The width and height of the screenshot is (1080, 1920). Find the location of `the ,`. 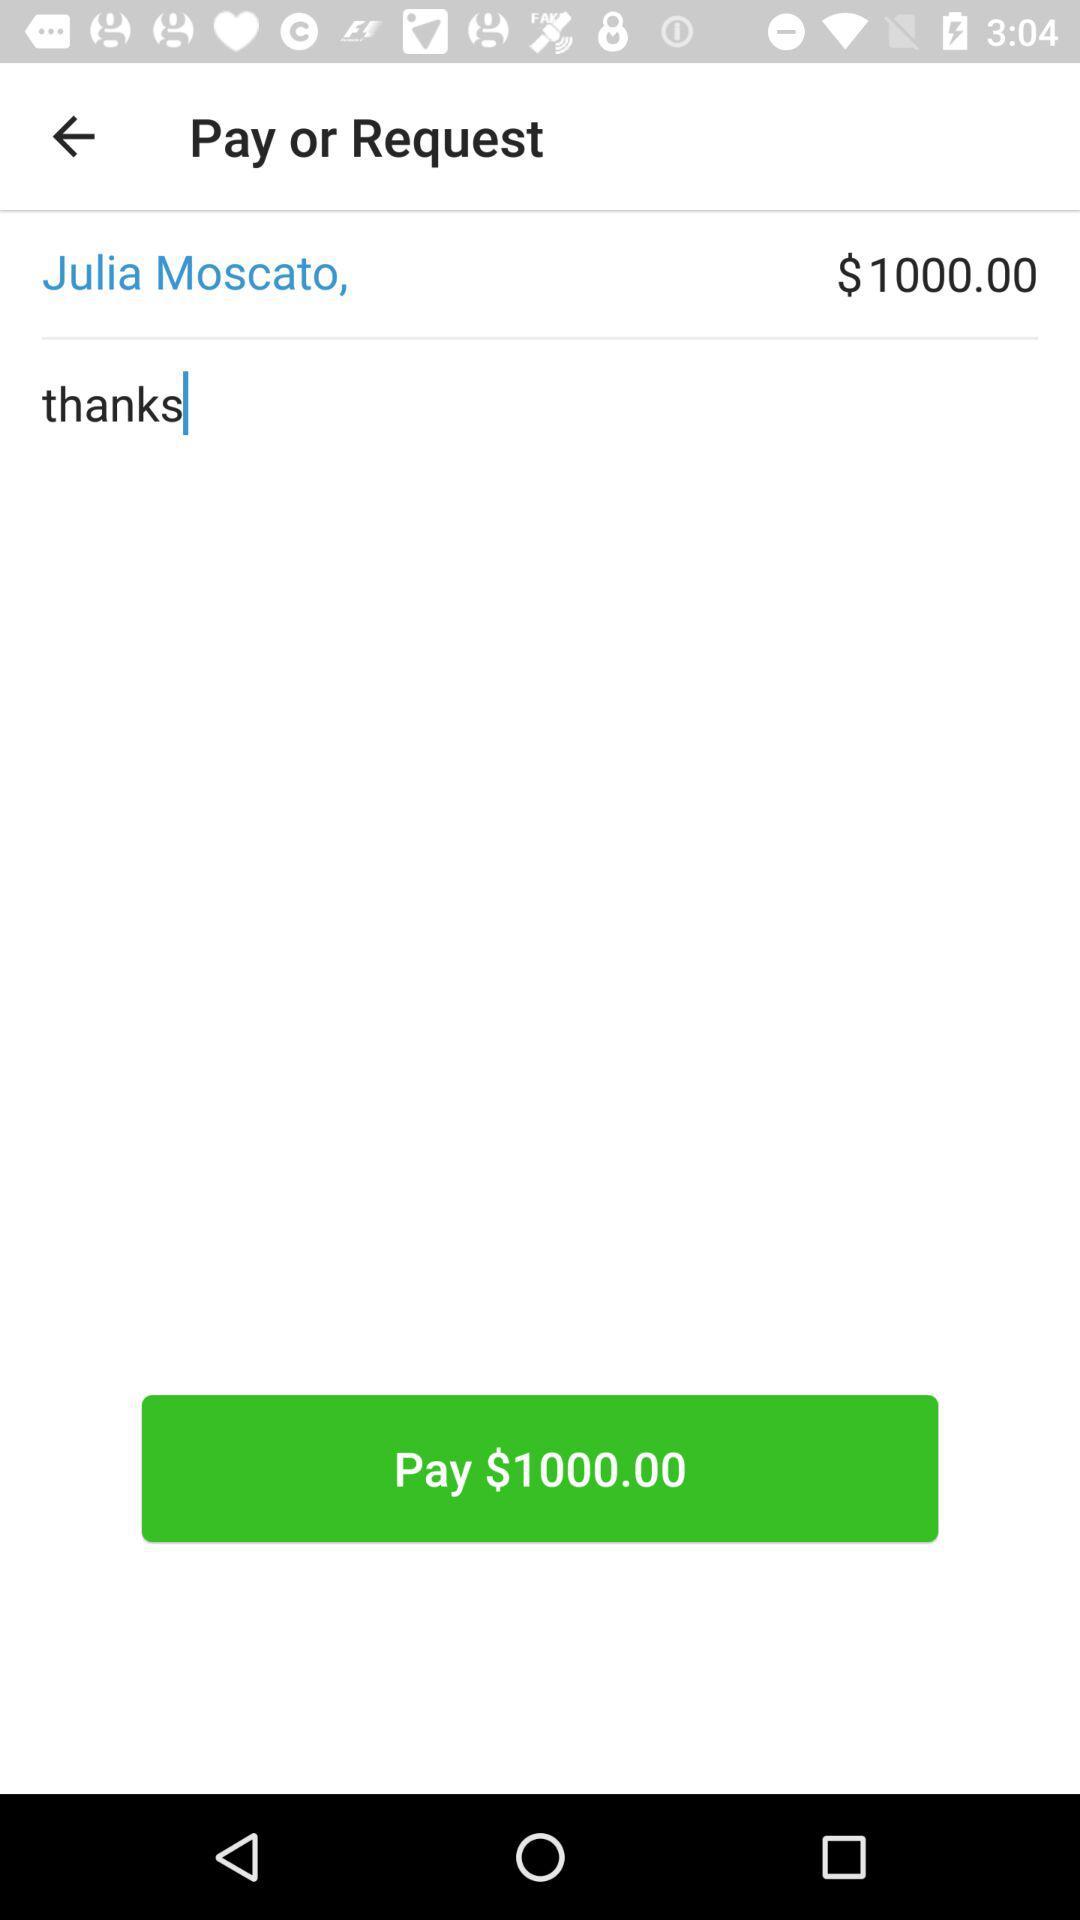

the , is located at coordinates (417, 272).